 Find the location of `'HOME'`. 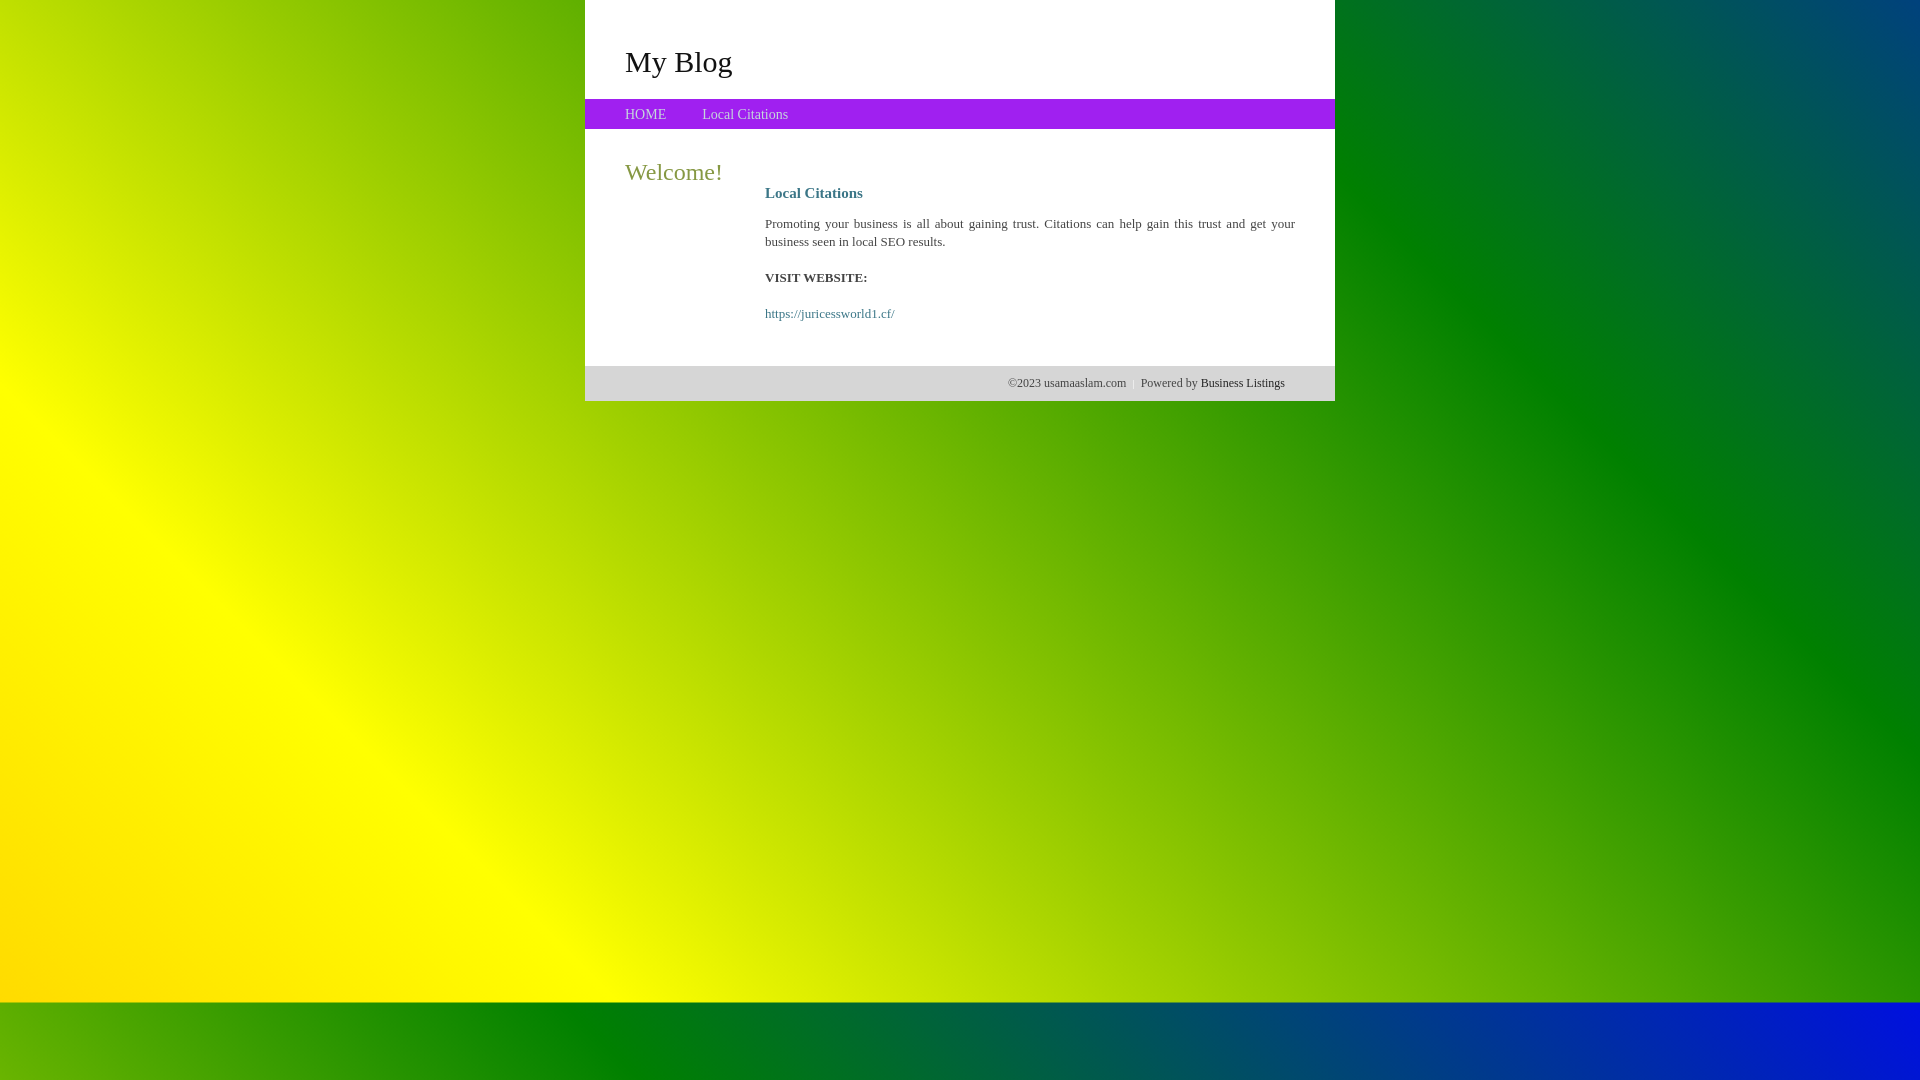

'HOME' is located at coordinates (645, 114).